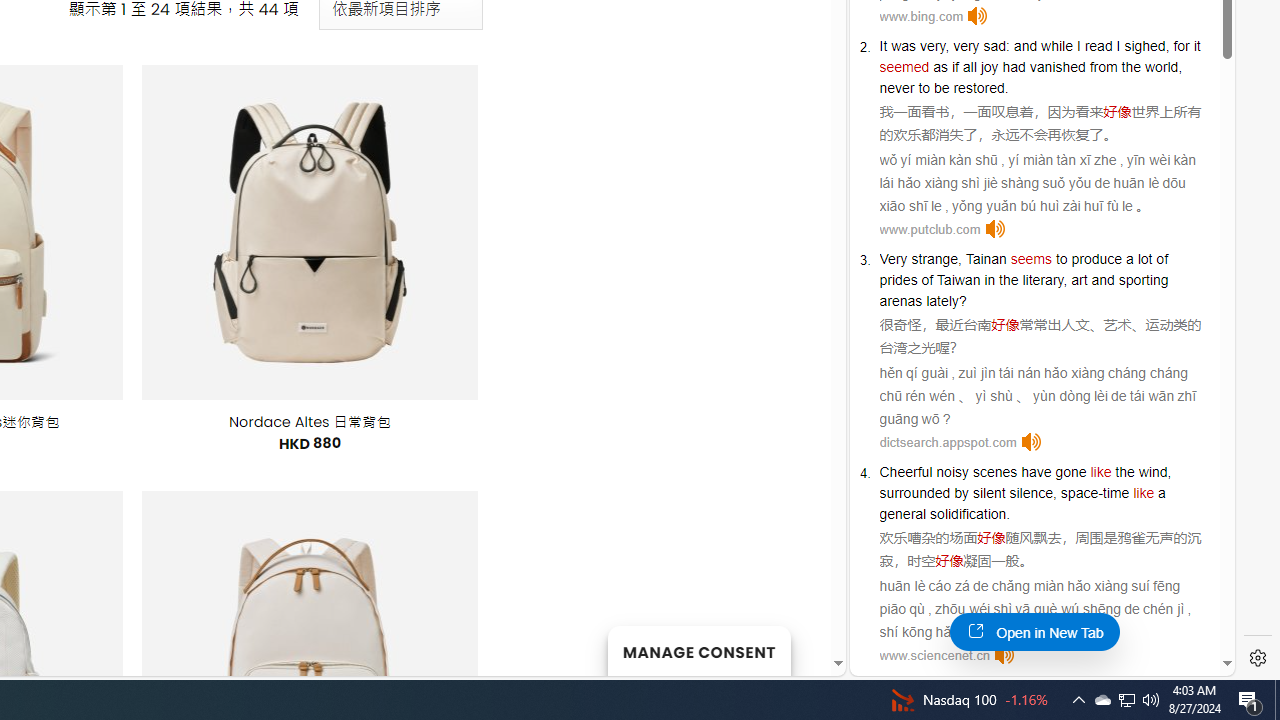  What do you see at coordinates (905, 471) in the screenshot?
I see `'Cheerful'` at bounding box center [905, 471].